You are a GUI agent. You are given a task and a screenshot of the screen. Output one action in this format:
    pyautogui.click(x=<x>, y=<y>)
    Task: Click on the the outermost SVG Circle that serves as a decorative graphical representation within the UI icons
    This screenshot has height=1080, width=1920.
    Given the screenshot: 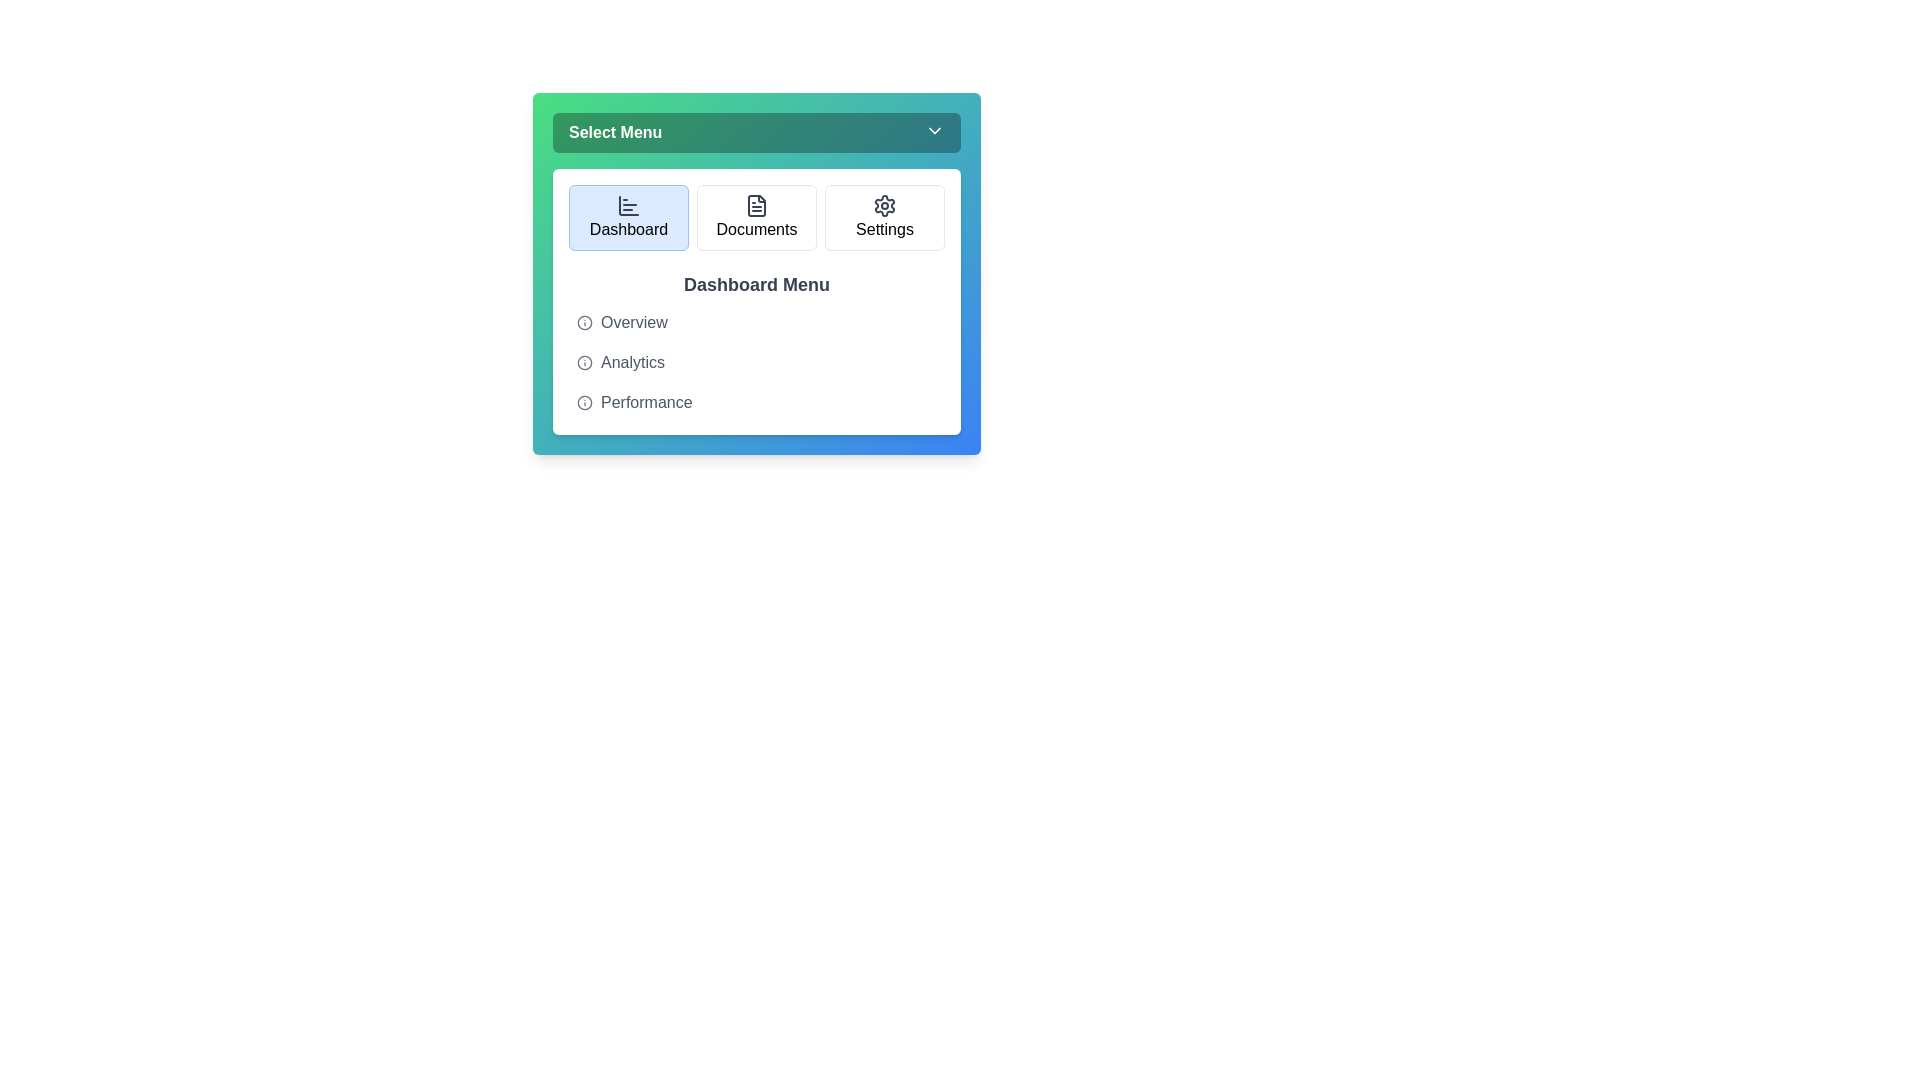 What is the action you would take?
    pyautogui.click(x=584, y=322)
    